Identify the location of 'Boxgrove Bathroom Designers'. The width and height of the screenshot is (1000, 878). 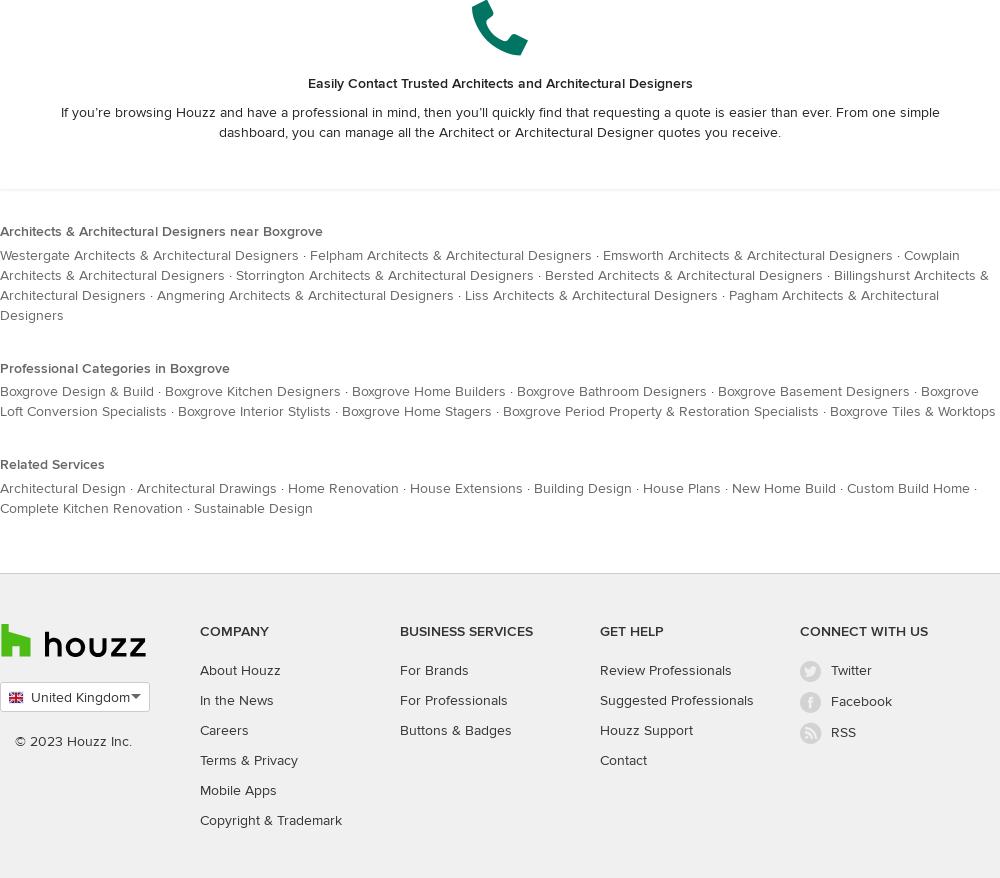
(611, 390).